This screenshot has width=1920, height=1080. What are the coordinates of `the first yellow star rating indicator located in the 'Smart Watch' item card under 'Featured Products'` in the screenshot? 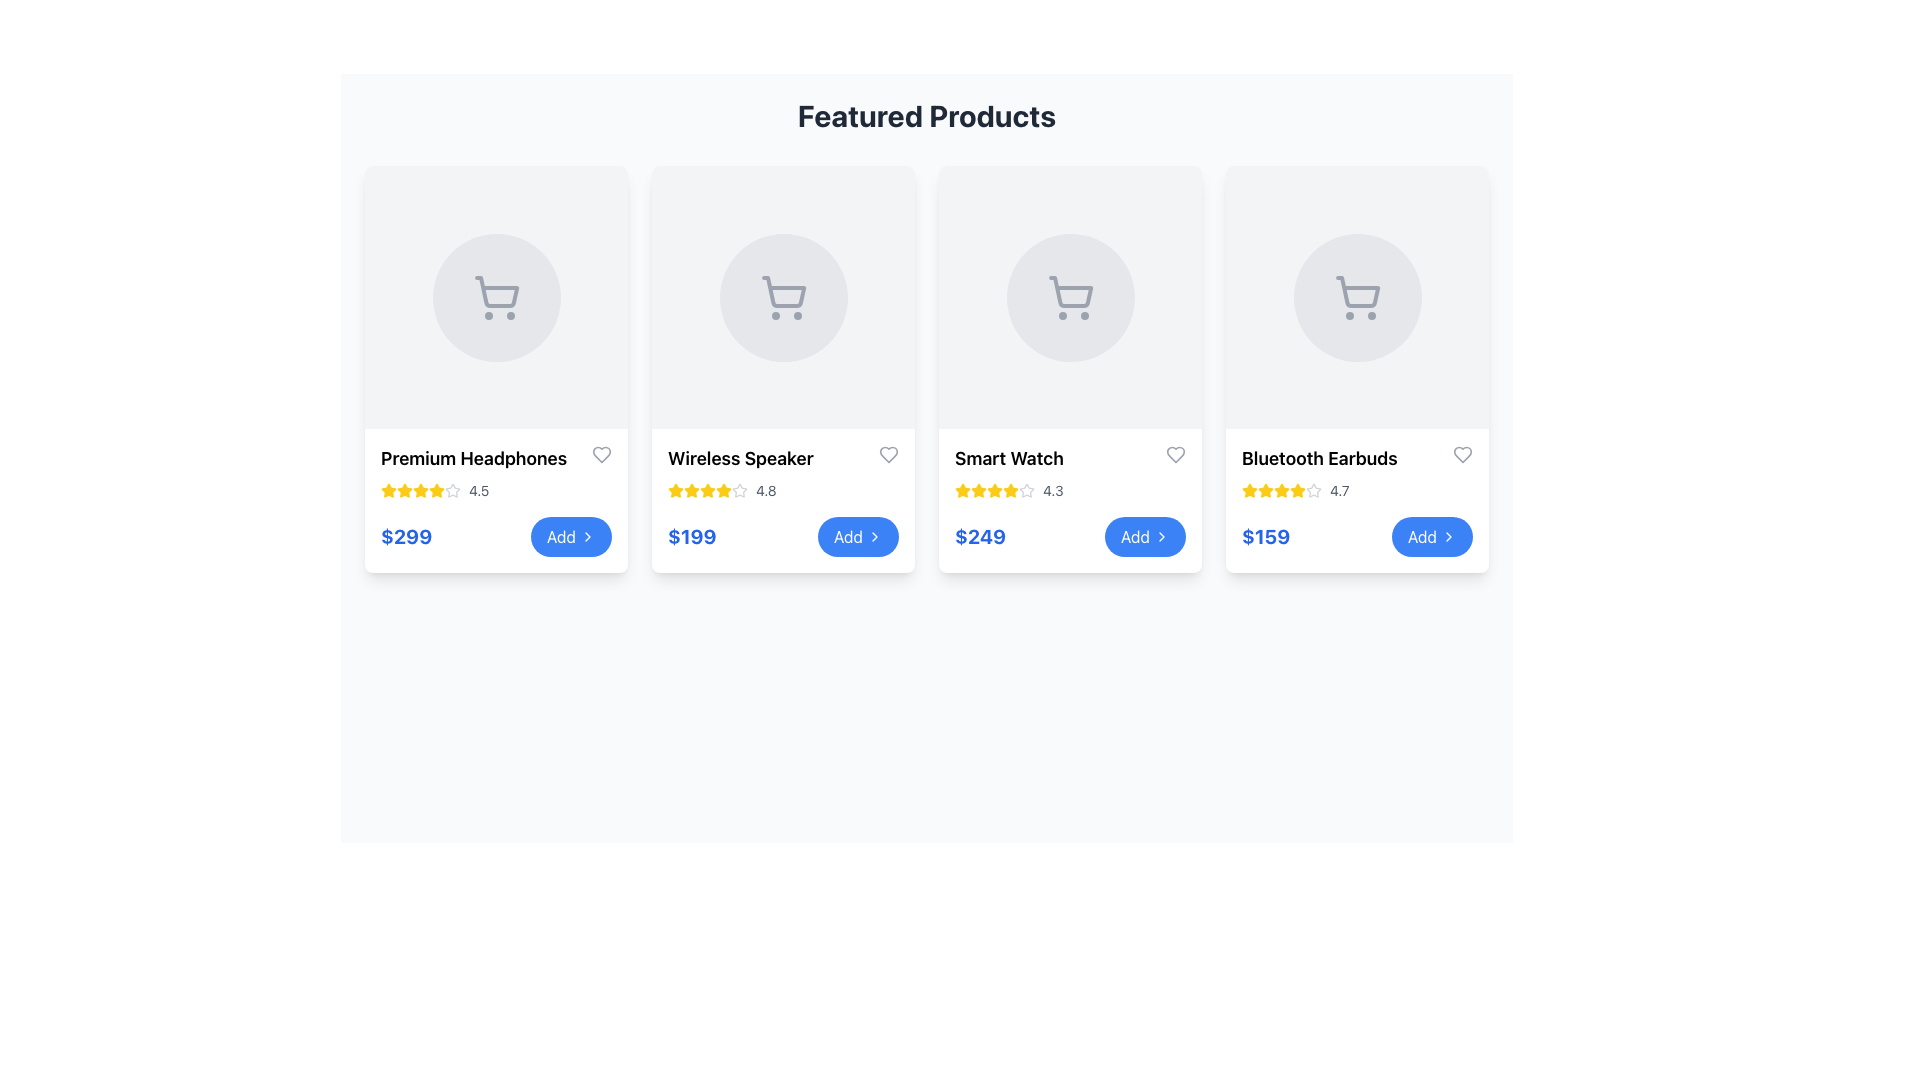 It's located at (963, 490).